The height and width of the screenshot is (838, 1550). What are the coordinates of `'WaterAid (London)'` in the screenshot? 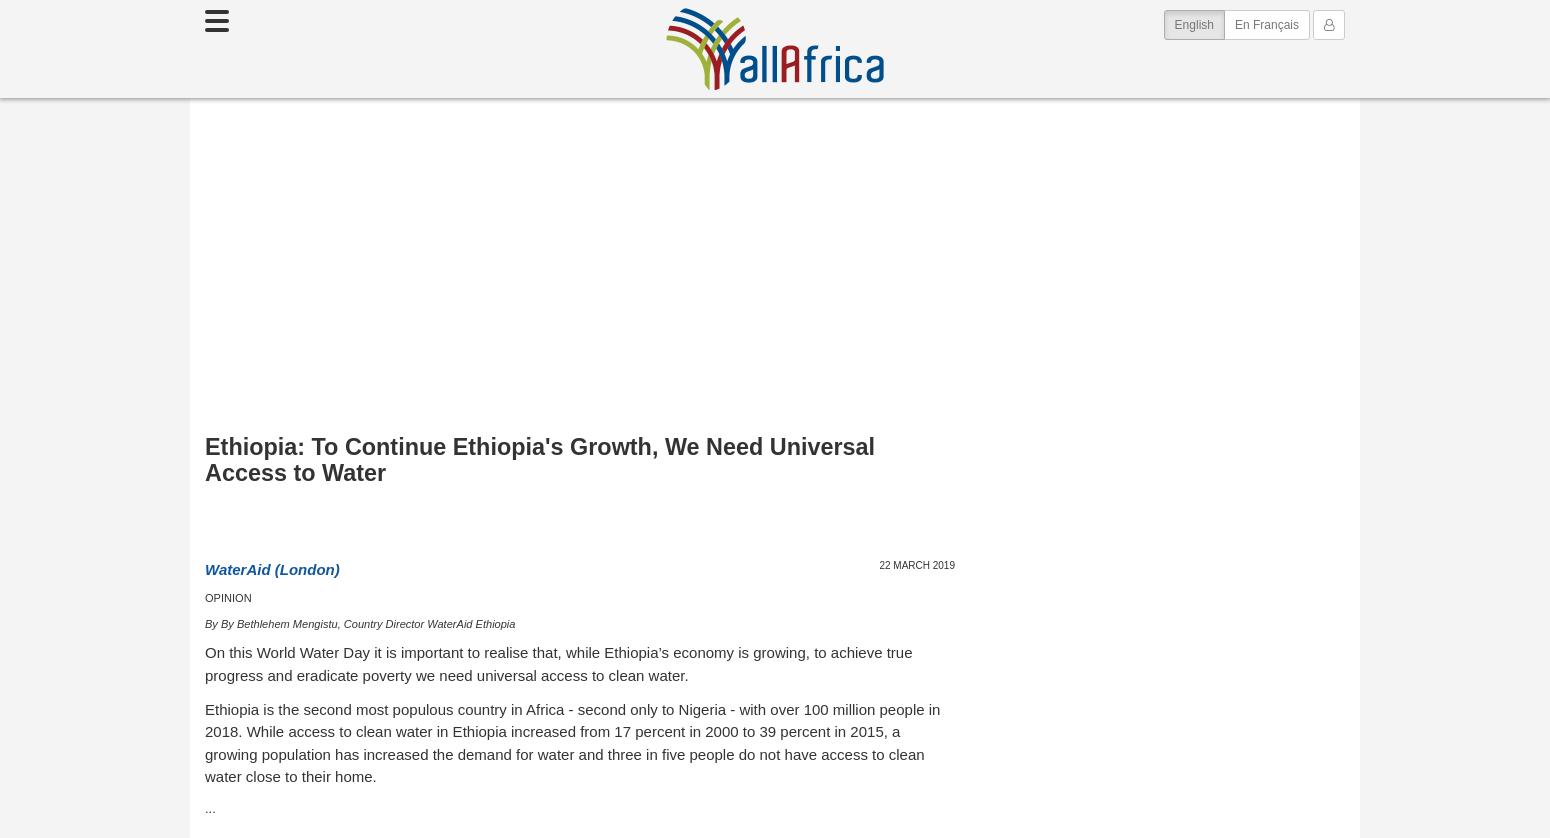 It's located at (272, 569).